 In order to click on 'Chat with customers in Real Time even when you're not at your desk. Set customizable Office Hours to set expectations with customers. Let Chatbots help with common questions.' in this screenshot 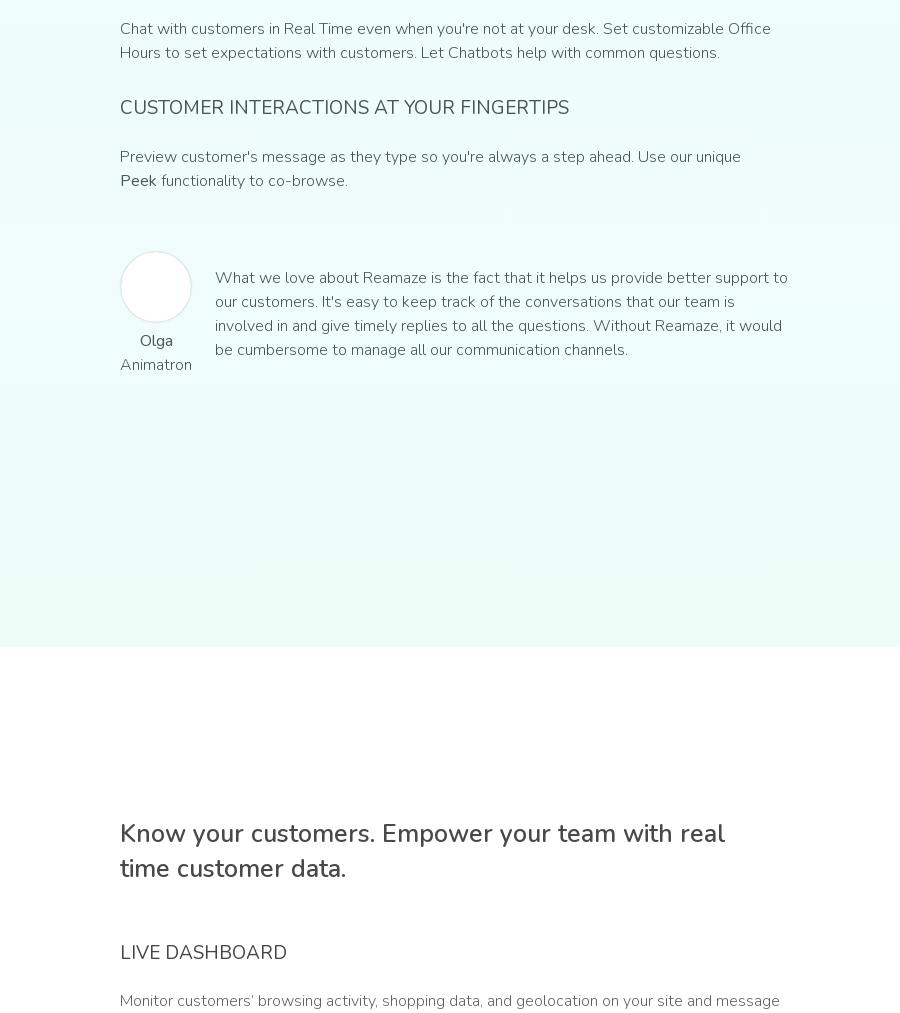, I will do `click(445, 40)`.